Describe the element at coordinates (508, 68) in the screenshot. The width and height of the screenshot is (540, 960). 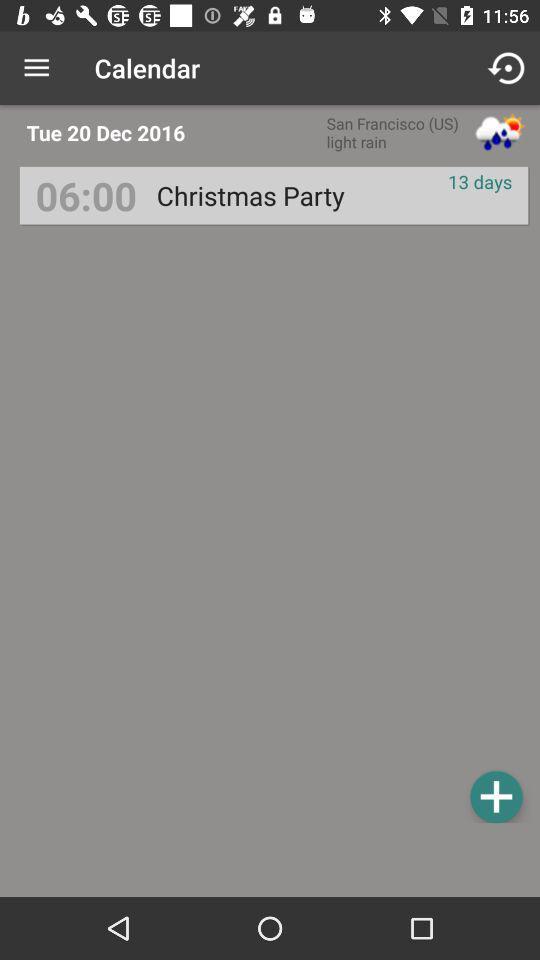
I see `the icon to the right of calendar` at that location.